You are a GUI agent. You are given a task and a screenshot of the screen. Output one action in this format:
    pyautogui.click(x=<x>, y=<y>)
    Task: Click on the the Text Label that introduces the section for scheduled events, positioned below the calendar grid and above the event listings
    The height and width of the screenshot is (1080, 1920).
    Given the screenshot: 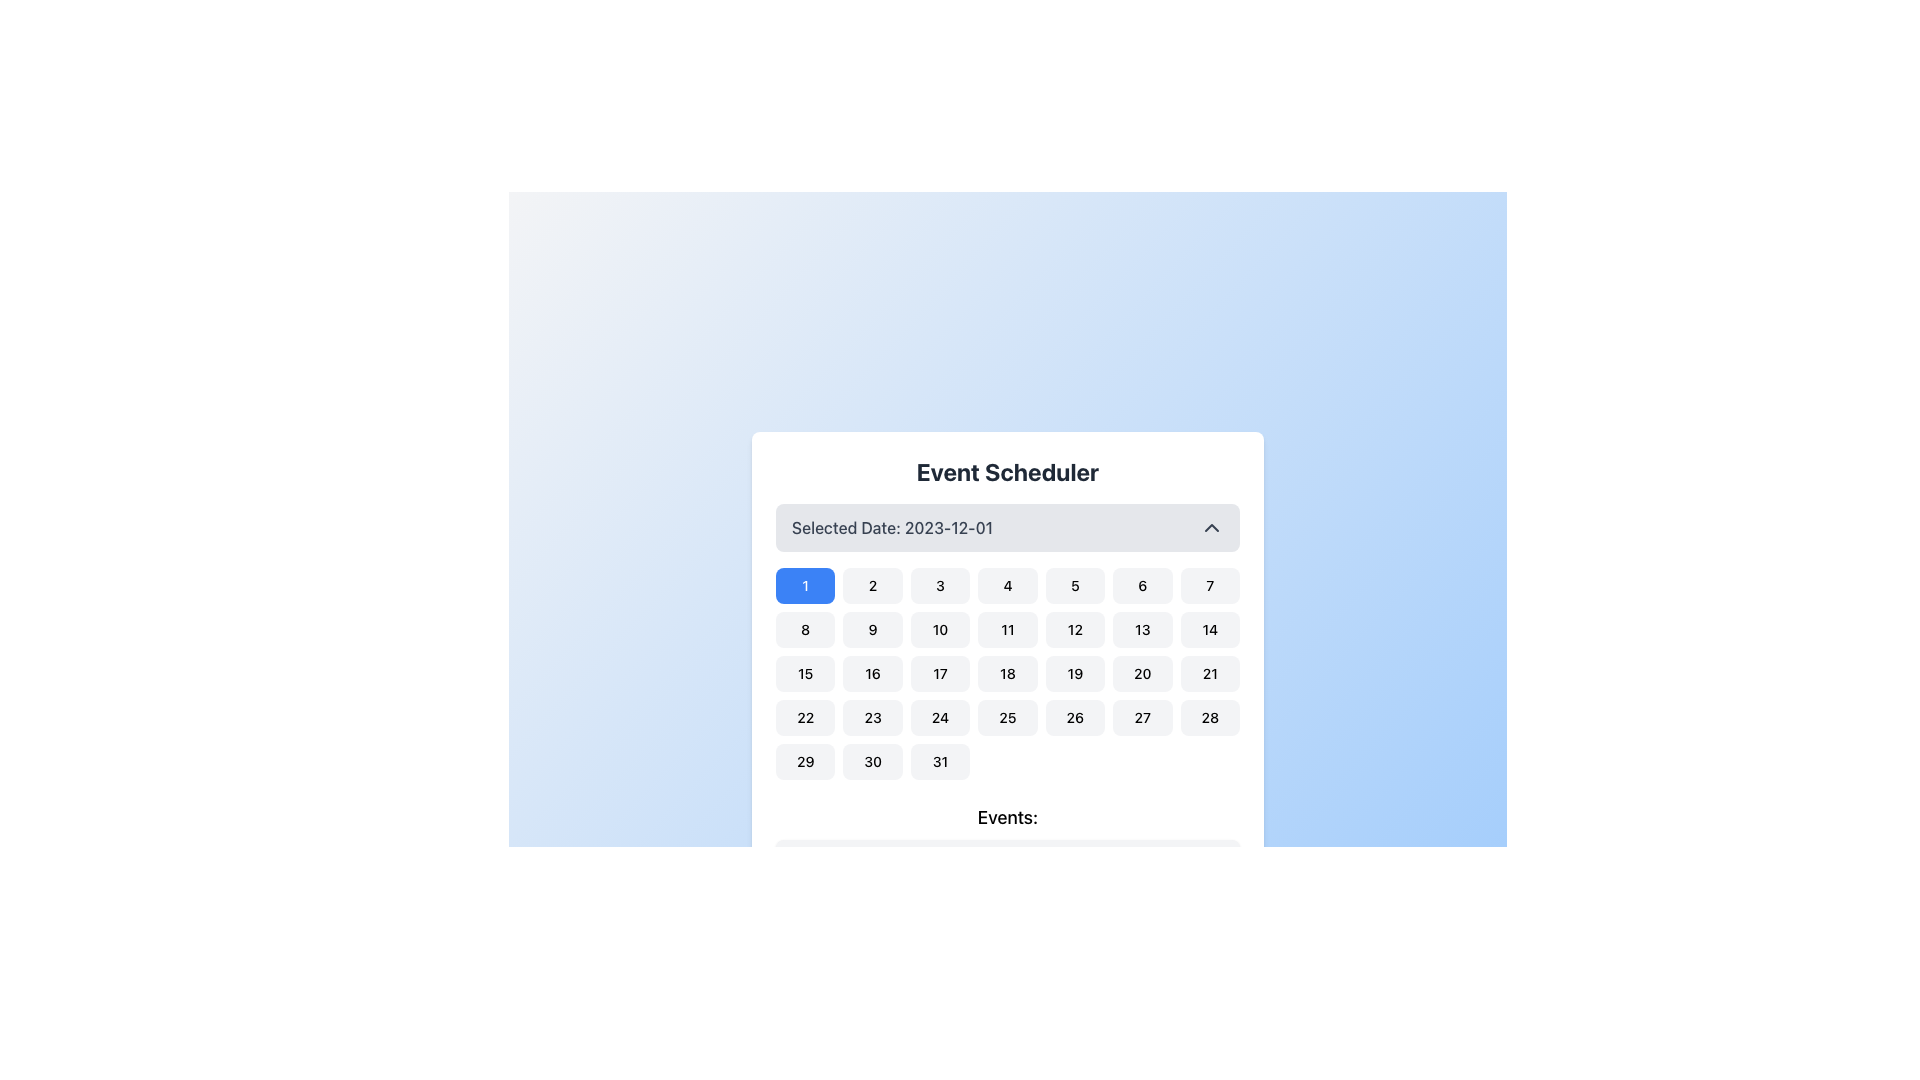 What is the action you would take?
    pyautogui.click(x=1008, y=821)
    